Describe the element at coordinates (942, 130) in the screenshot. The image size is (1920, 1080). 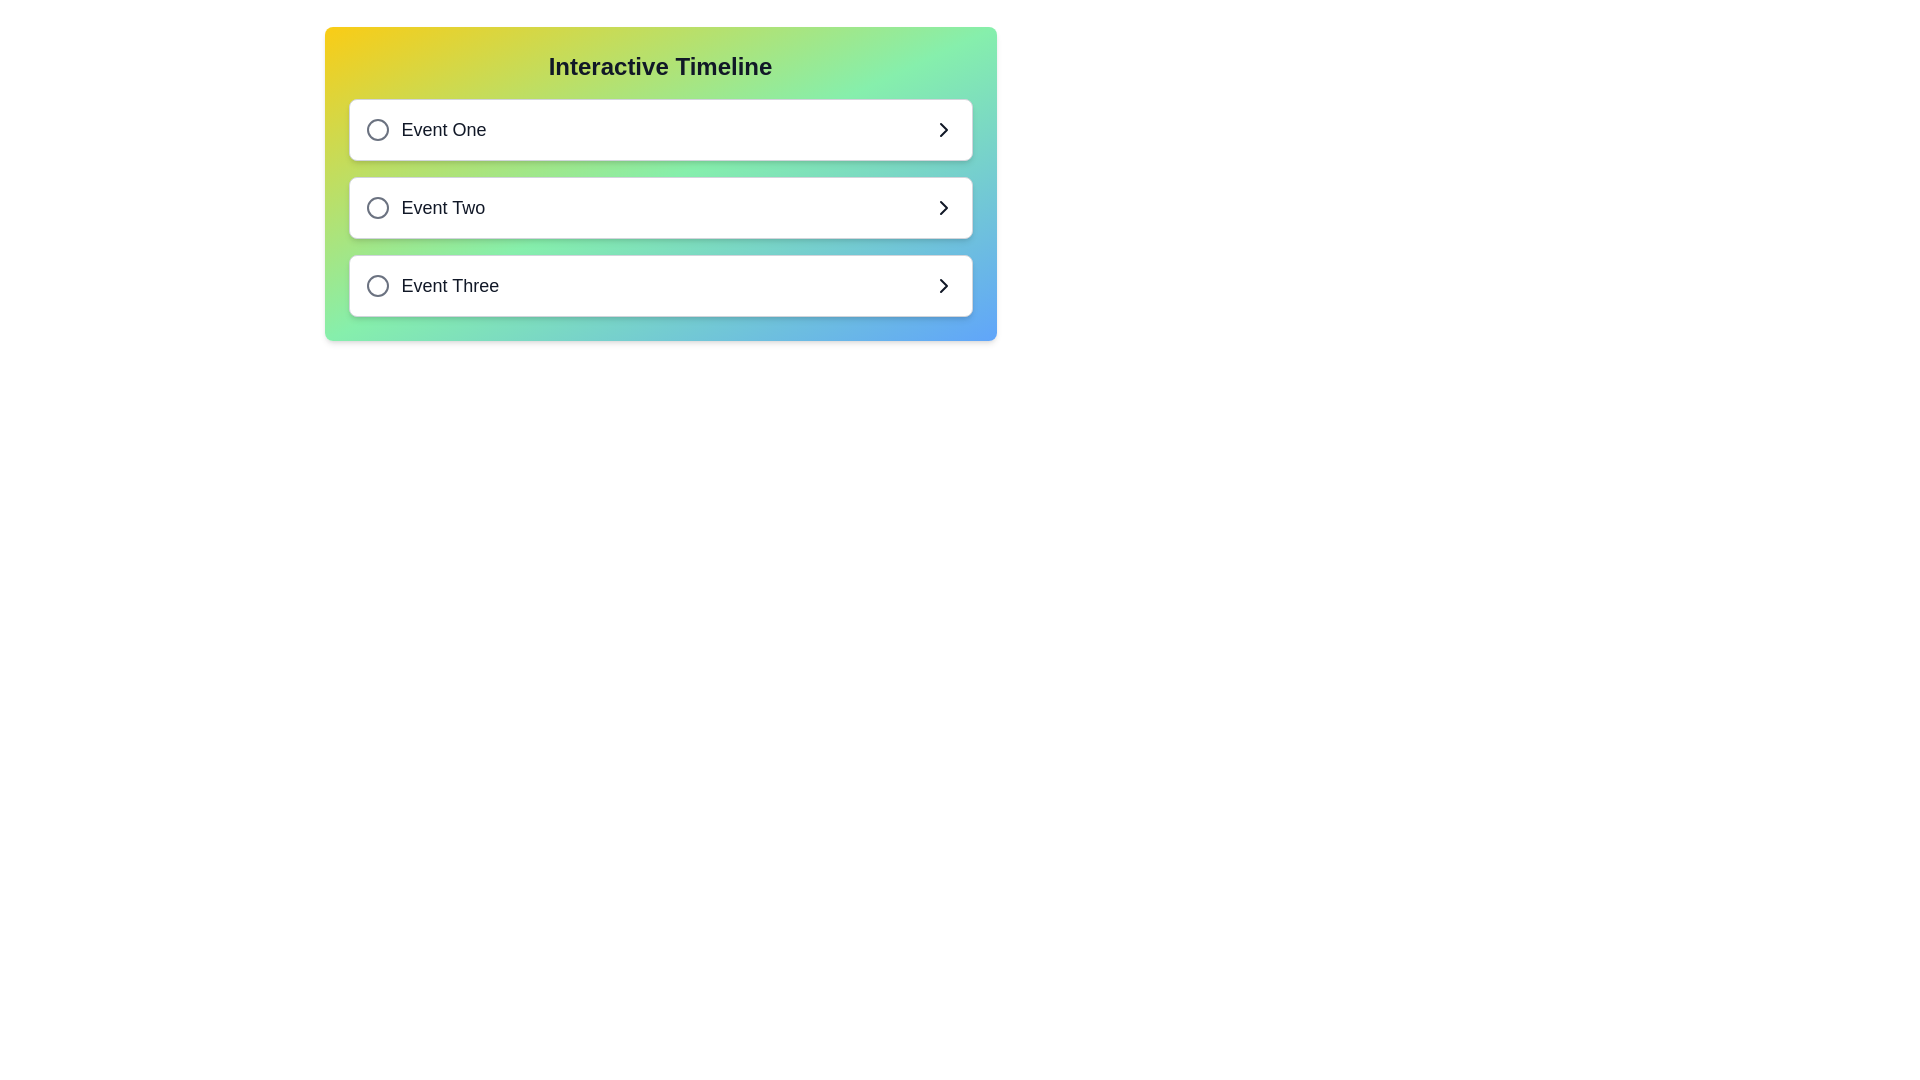
I see `the button located at the far-right end of the row labeled 'Event One'` at that location.